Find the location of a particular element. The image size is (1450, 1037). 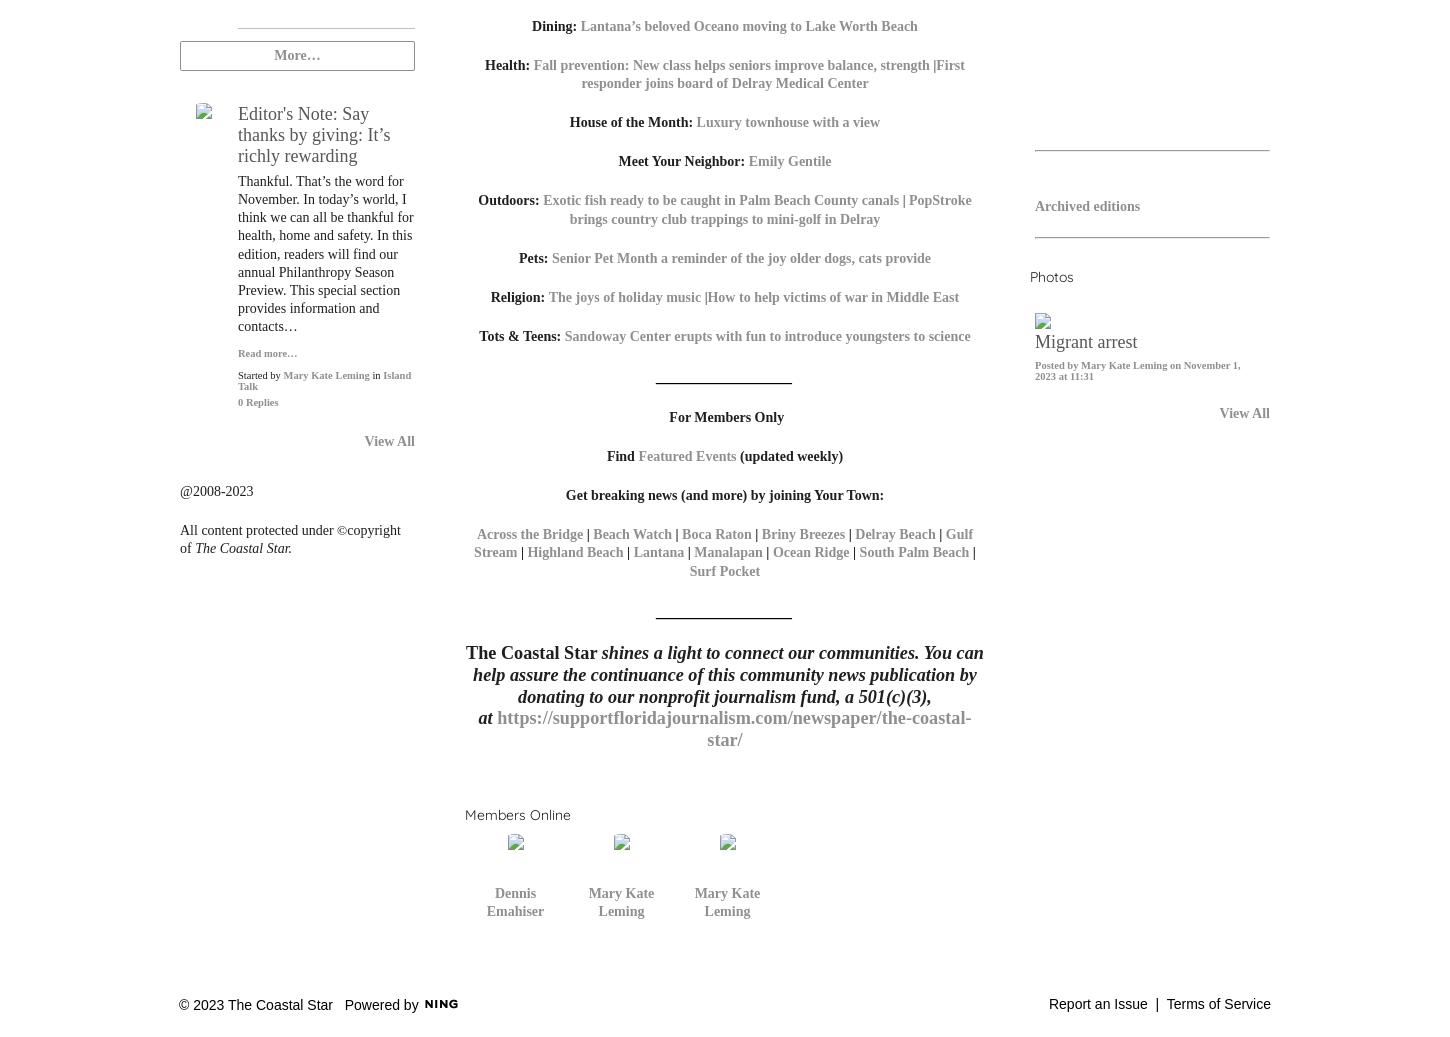

'Read more…' is located at coordinates (267, 351).